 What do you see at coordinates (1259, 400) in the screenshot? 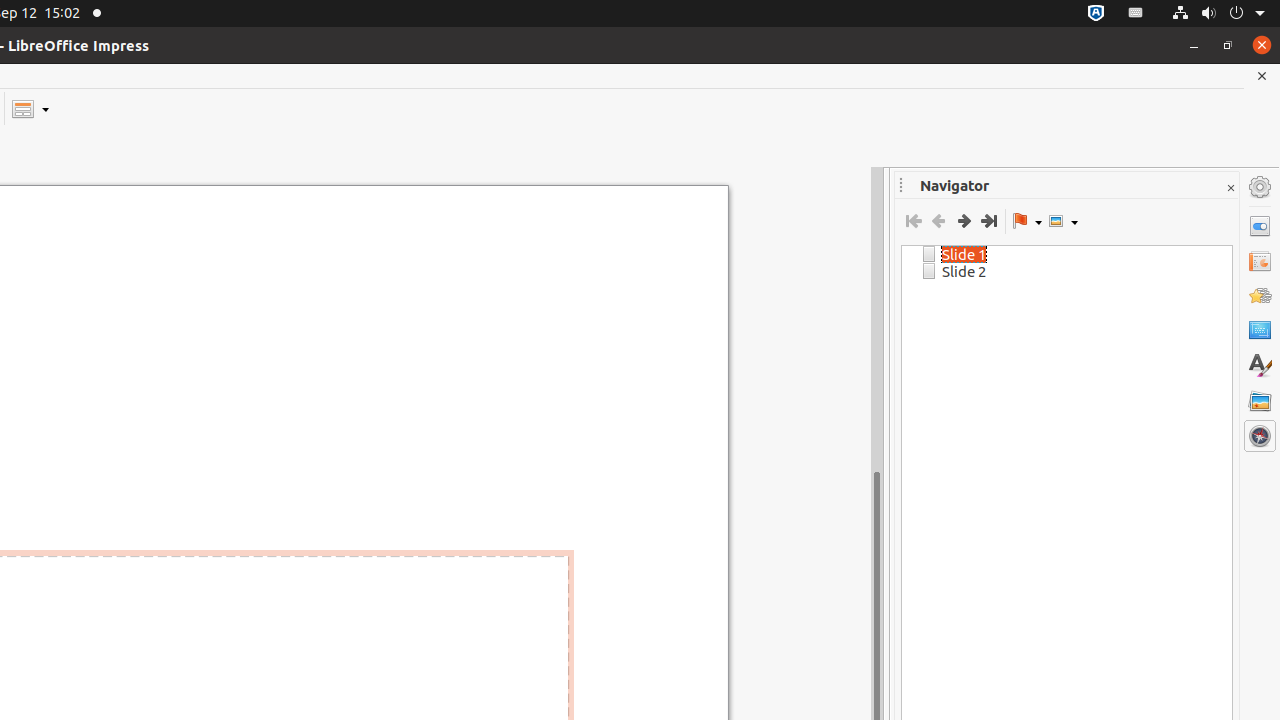
I see `'Gallery'` at bounding box center [1259, 400].